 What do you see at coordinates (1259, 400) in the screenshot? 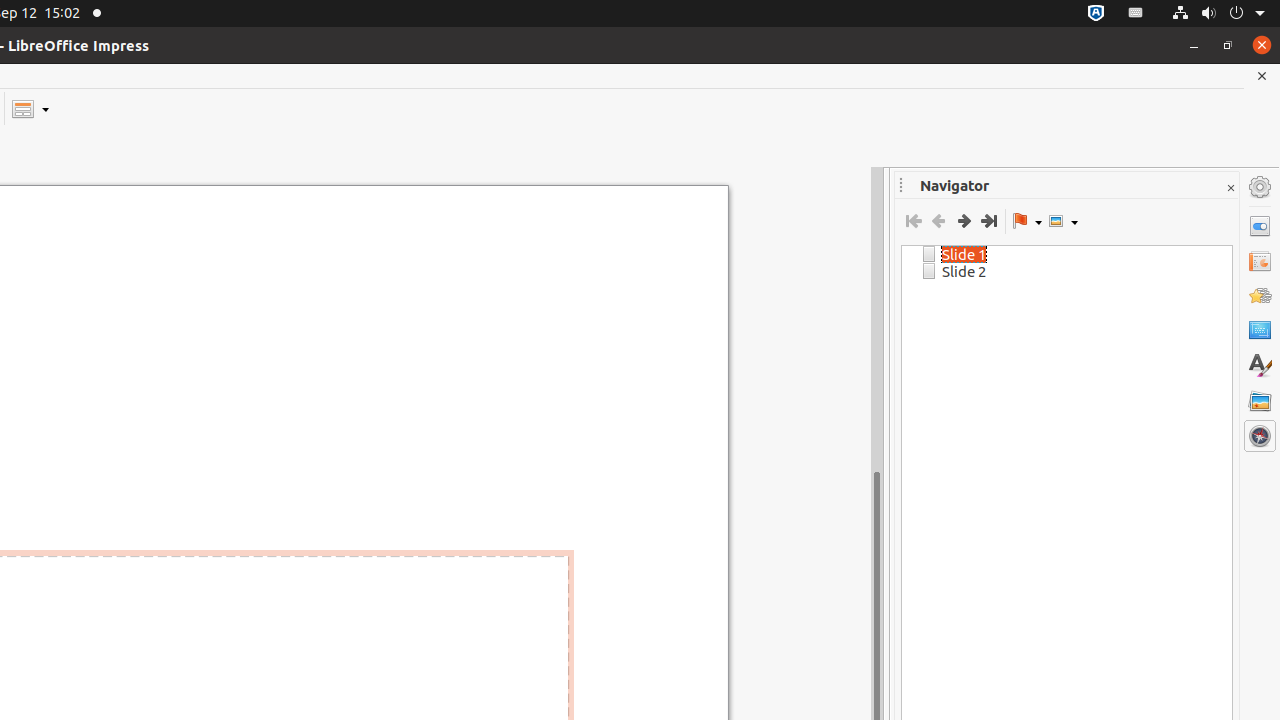
I see `'Gallery'` at bounding box center [1259, 400].